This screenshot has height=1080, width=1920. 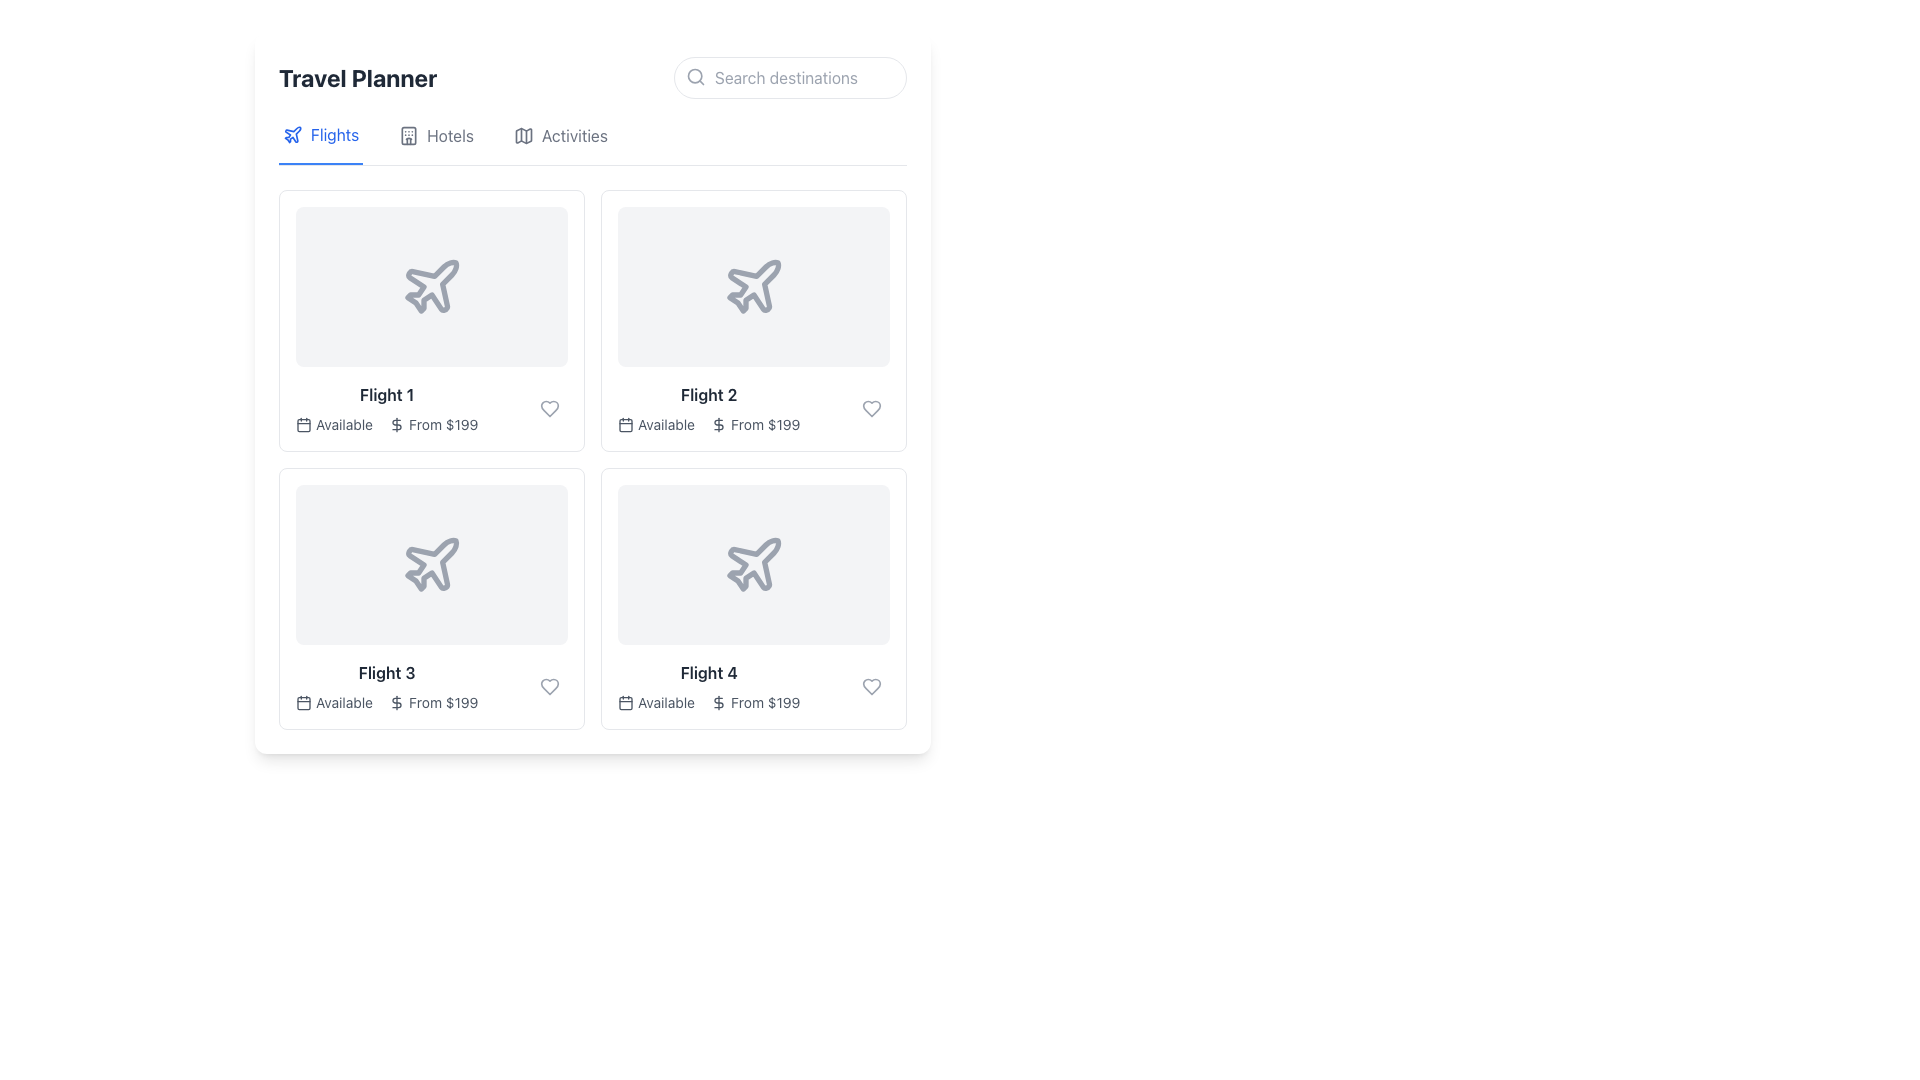 I want to click on the 'Flights' navigation tab, which is the first item in the navigation bar with blue colored text and a plane icon, so click(x=321, y=142).